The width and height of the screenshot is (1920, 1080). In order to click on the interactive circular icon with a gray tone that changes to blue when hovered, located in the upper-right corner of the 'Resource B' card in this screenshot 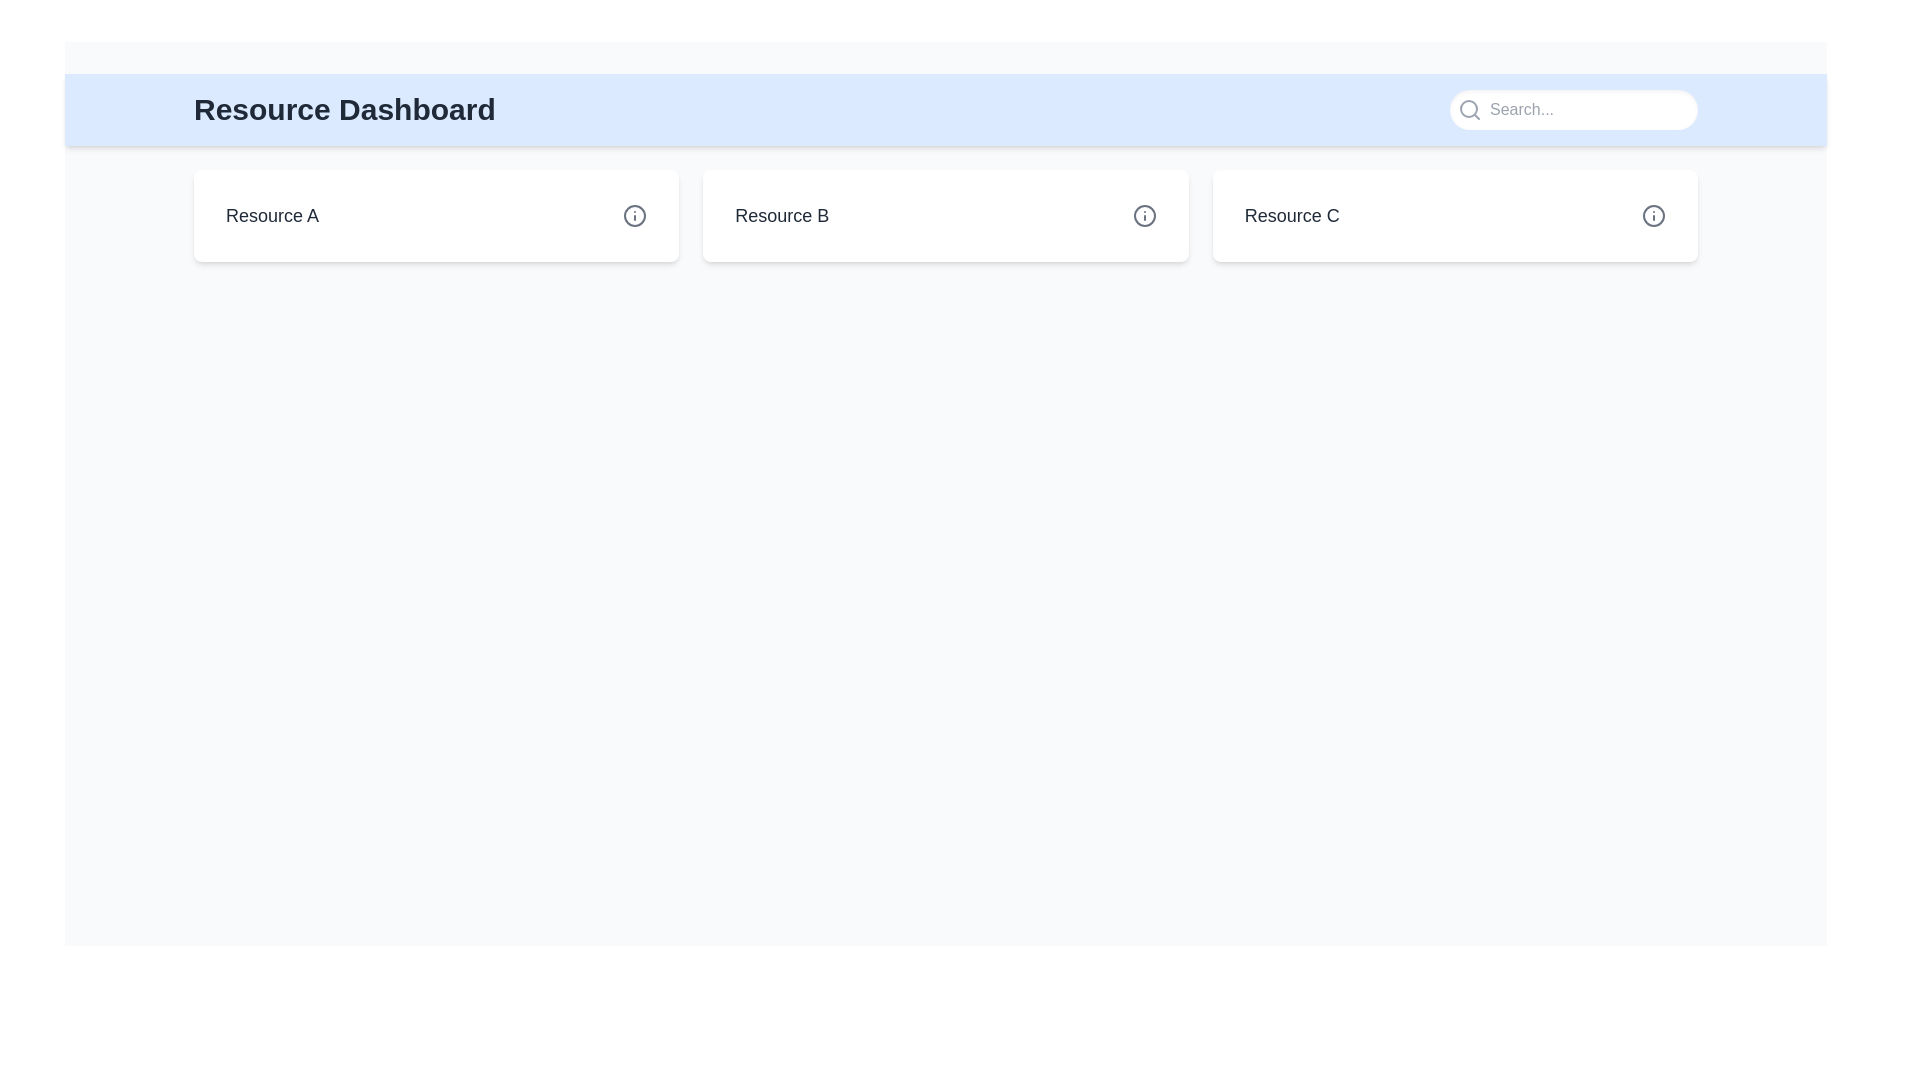, I will do `click(1144, 216)`.